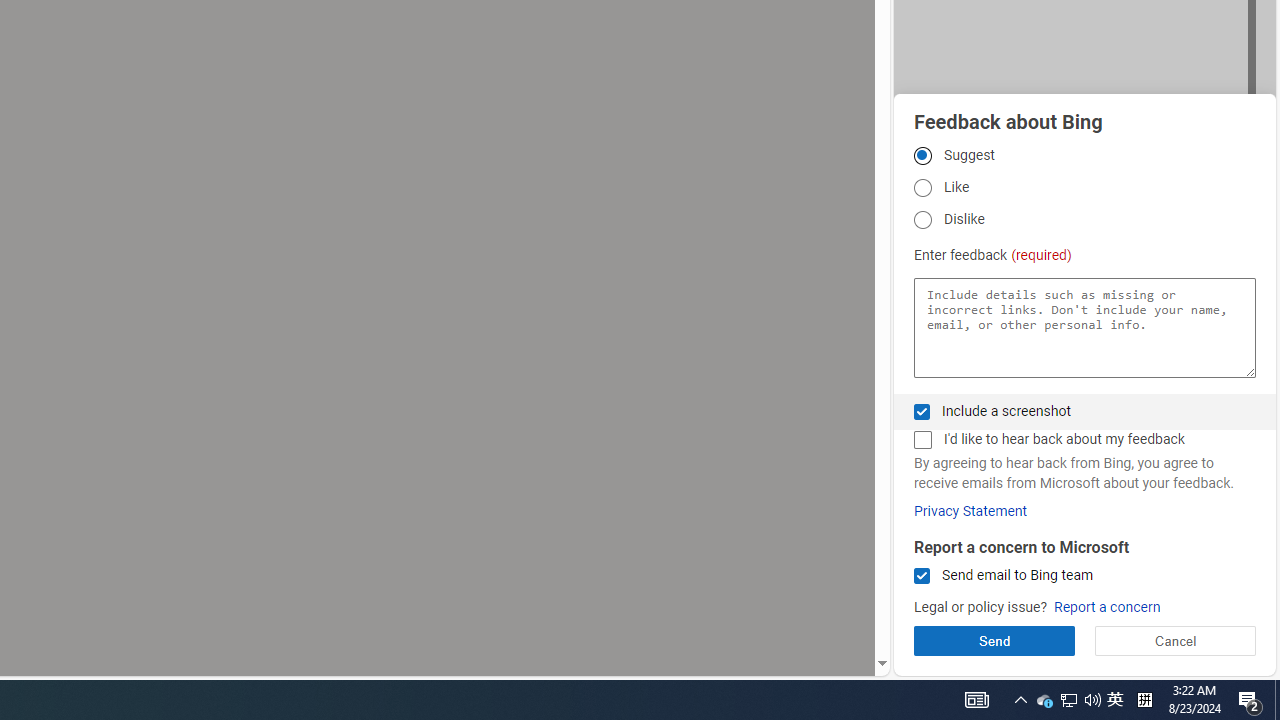 The height and width of the screenshot is (720, 1280). What do you see at coordinates (994, 640) in the screenshot?
I see `'Send'` at bounding box center [994, 640].